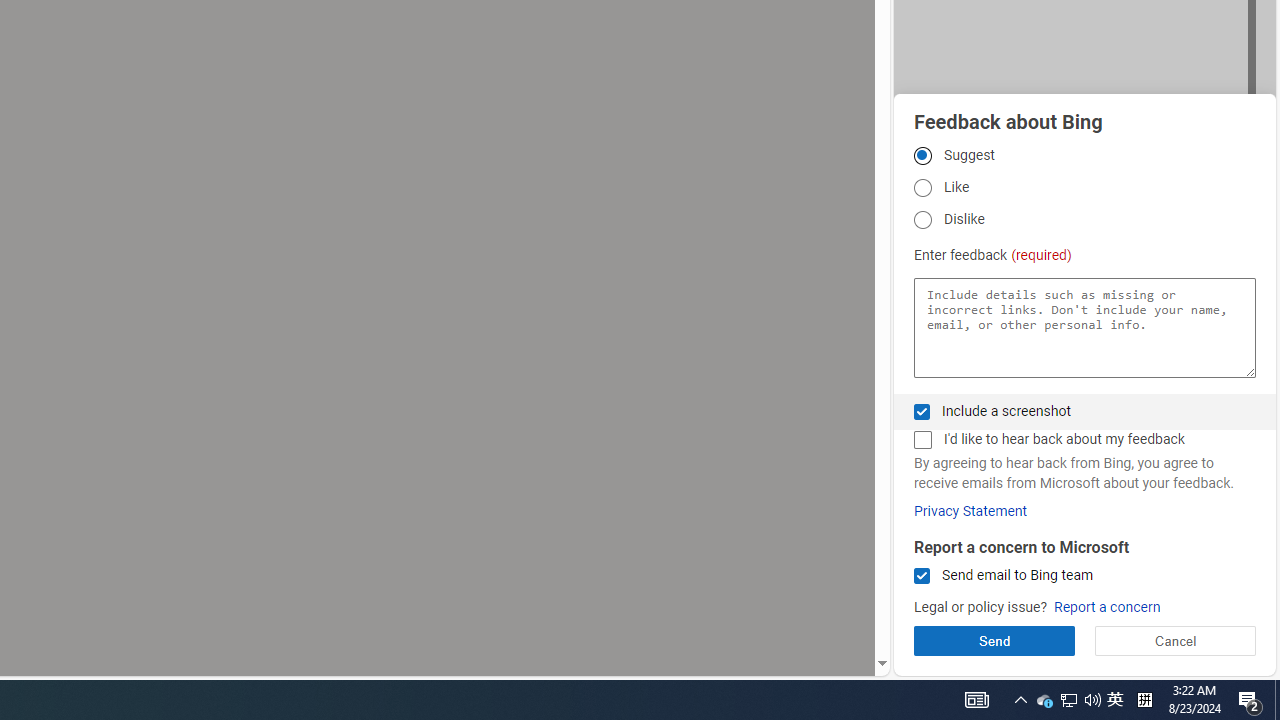 The height and width of the screenshot is (720, 1280). What do you see at coordinates (994, 640) in the screenshot?
I see `'Send'` at bounding box center [994, 640].